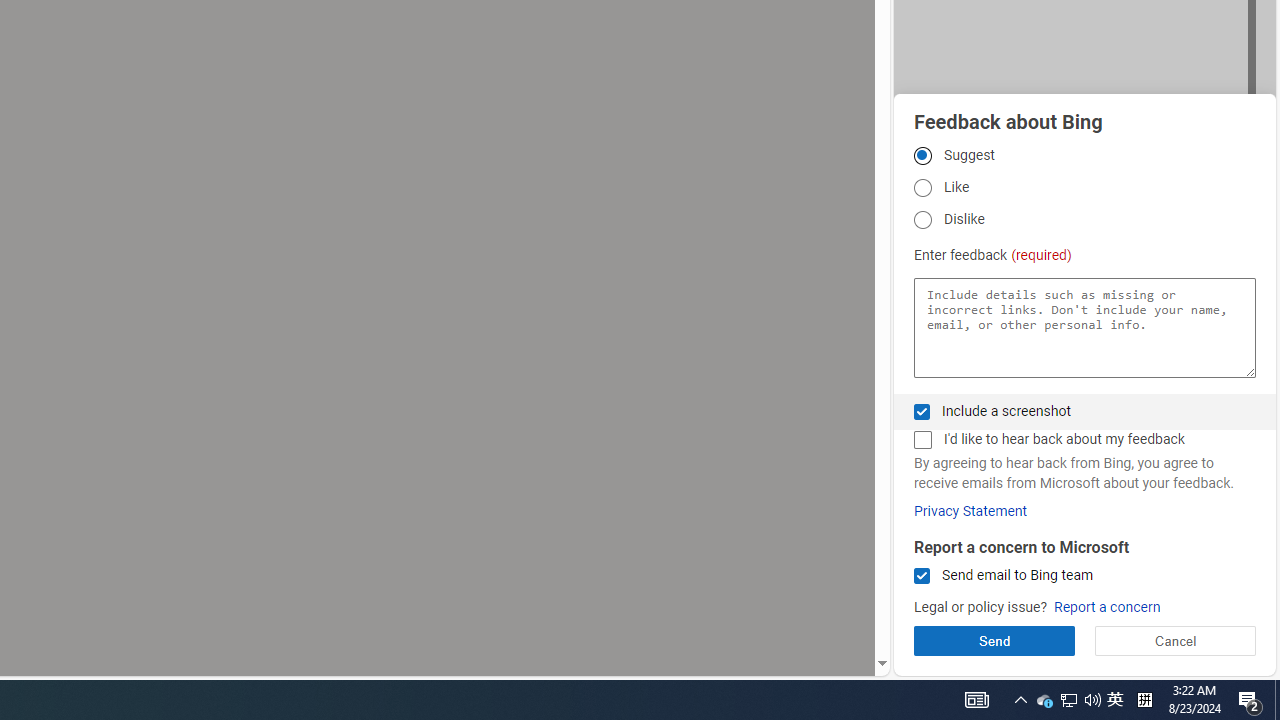 The height and width of the screenshot is (720, 1280). What do you see at coordinates (994, 640) in the screenshot?
I see `'Send'` at bounding box center [994, 640].